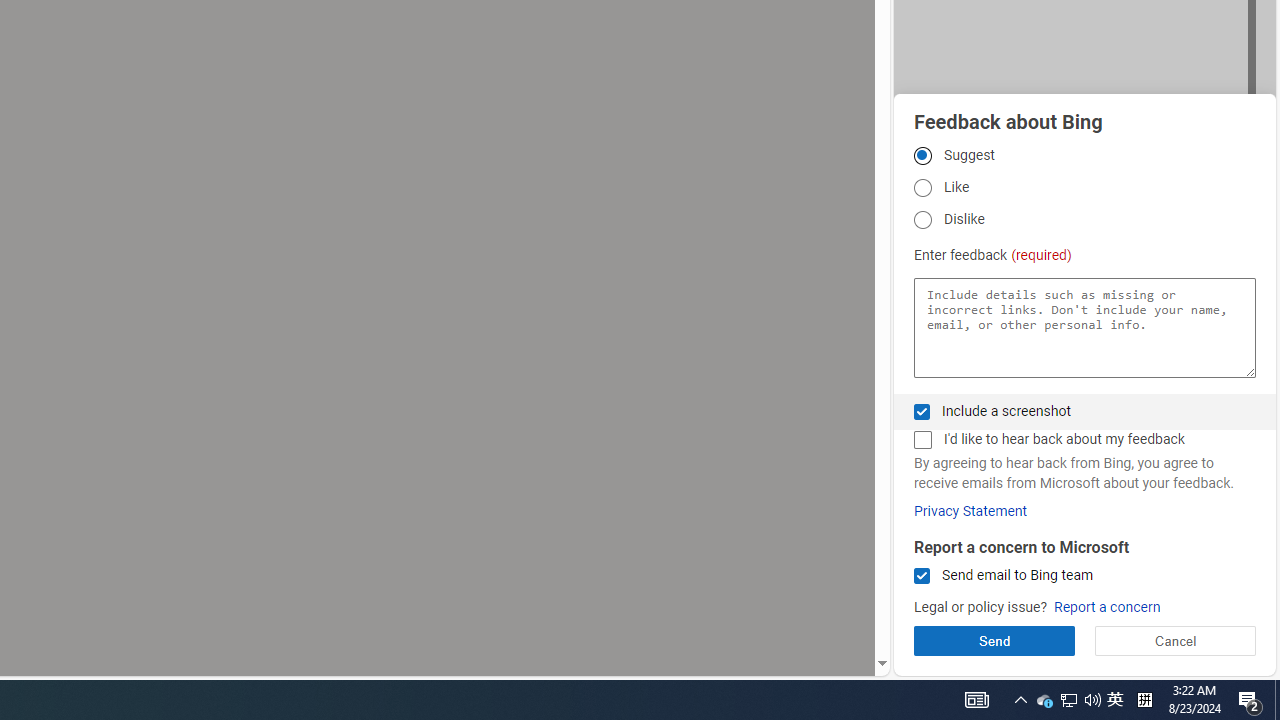 The height and width of the screenshot is (720, 1280). What do you see at coordinates (994, 640) in the screenshot?
I see `'Send'` at bounding box center [994, 640].